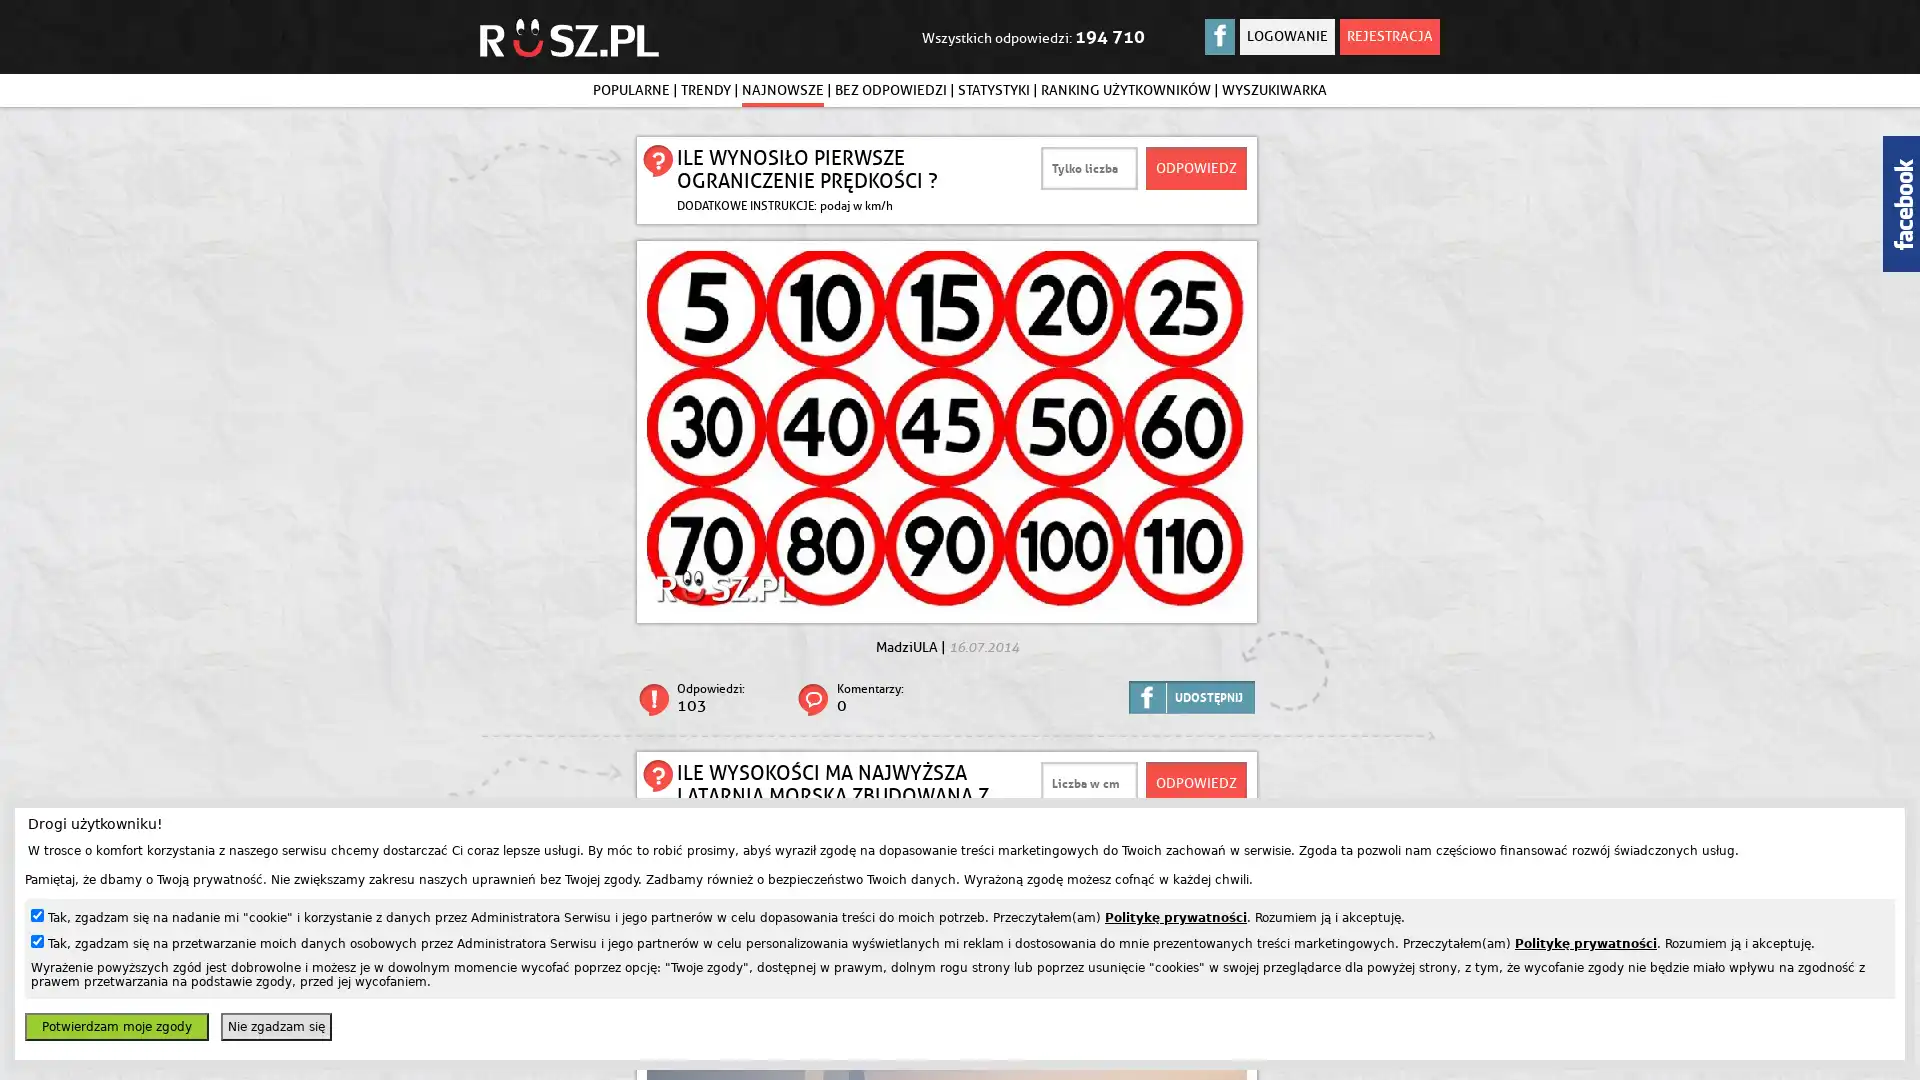 The image size is (1920, 1080). Describe the element at coordinates (1196, 782) in the screenshot. I see `Odpowiedz` at that location.